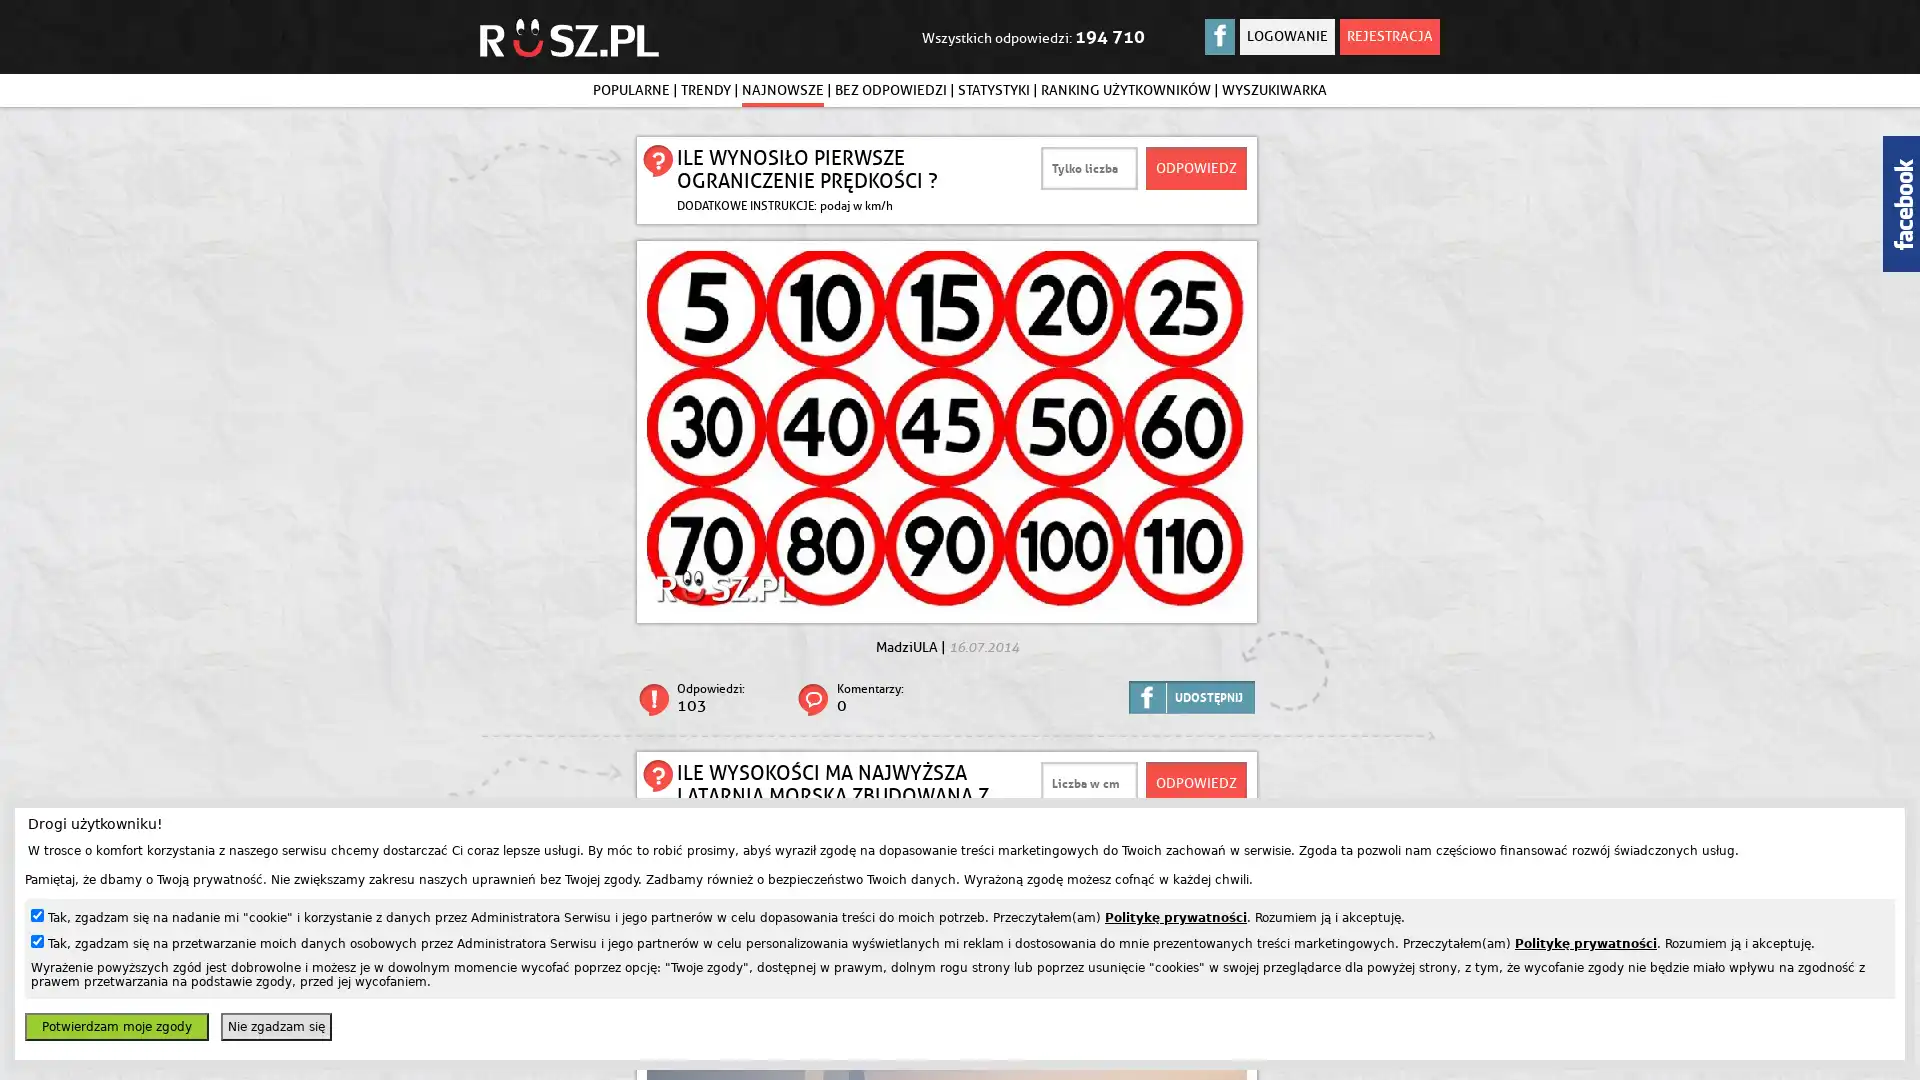 The image size is (1920, 1080). Describe the element at coordinates (1196, 782) in the screenshot. I see `Odpowiedz` at that location.